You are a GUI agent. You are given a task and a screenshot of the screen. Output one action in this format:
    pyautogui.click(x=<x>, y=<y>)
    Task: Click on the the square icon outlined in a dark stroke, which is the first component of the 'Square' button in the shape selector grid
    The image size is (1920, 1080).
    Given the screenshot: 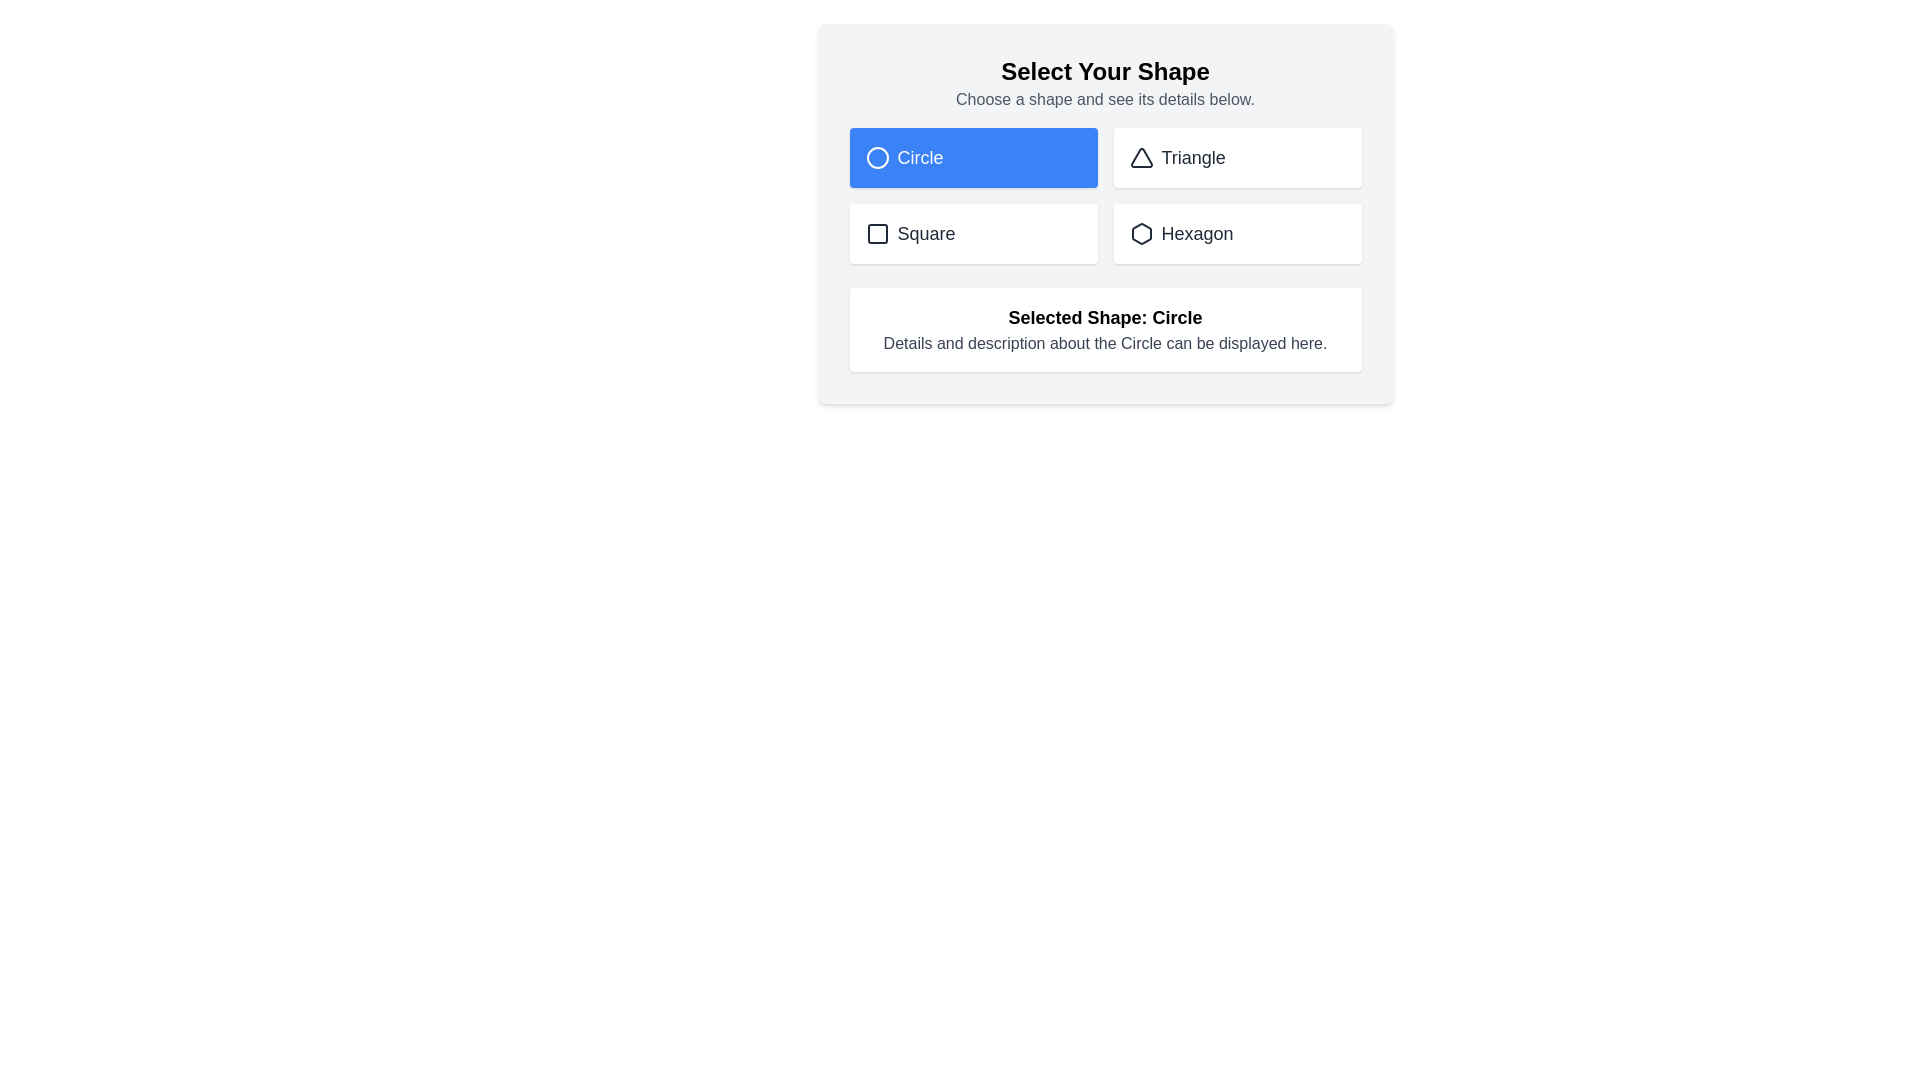 What is the action you would take?
    pyautogui.click(x=877, y=233)
    